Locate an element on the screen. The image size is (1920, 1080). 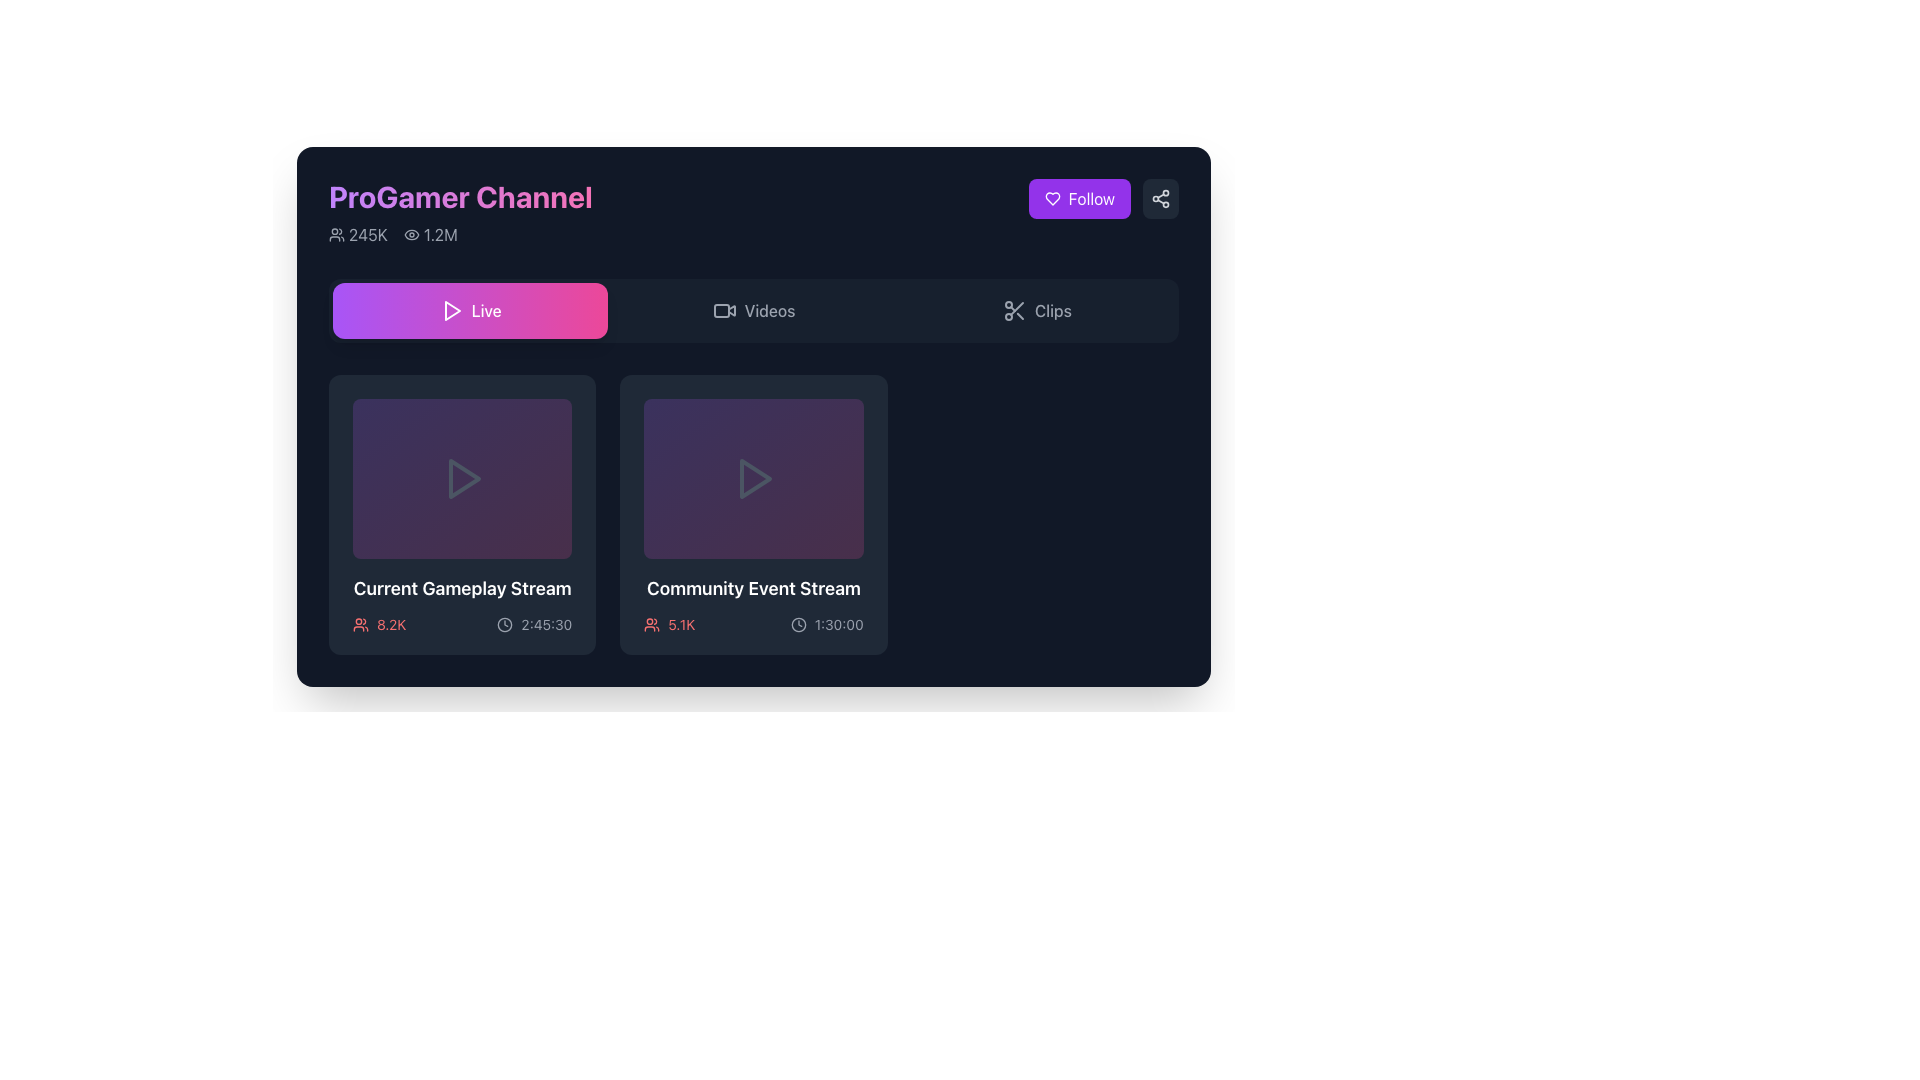
the icon next to the text 'Clips' in the horizontal navigation bar, which is positioned to the right of the 'Videos' section is located at coordinates (1014, 311).